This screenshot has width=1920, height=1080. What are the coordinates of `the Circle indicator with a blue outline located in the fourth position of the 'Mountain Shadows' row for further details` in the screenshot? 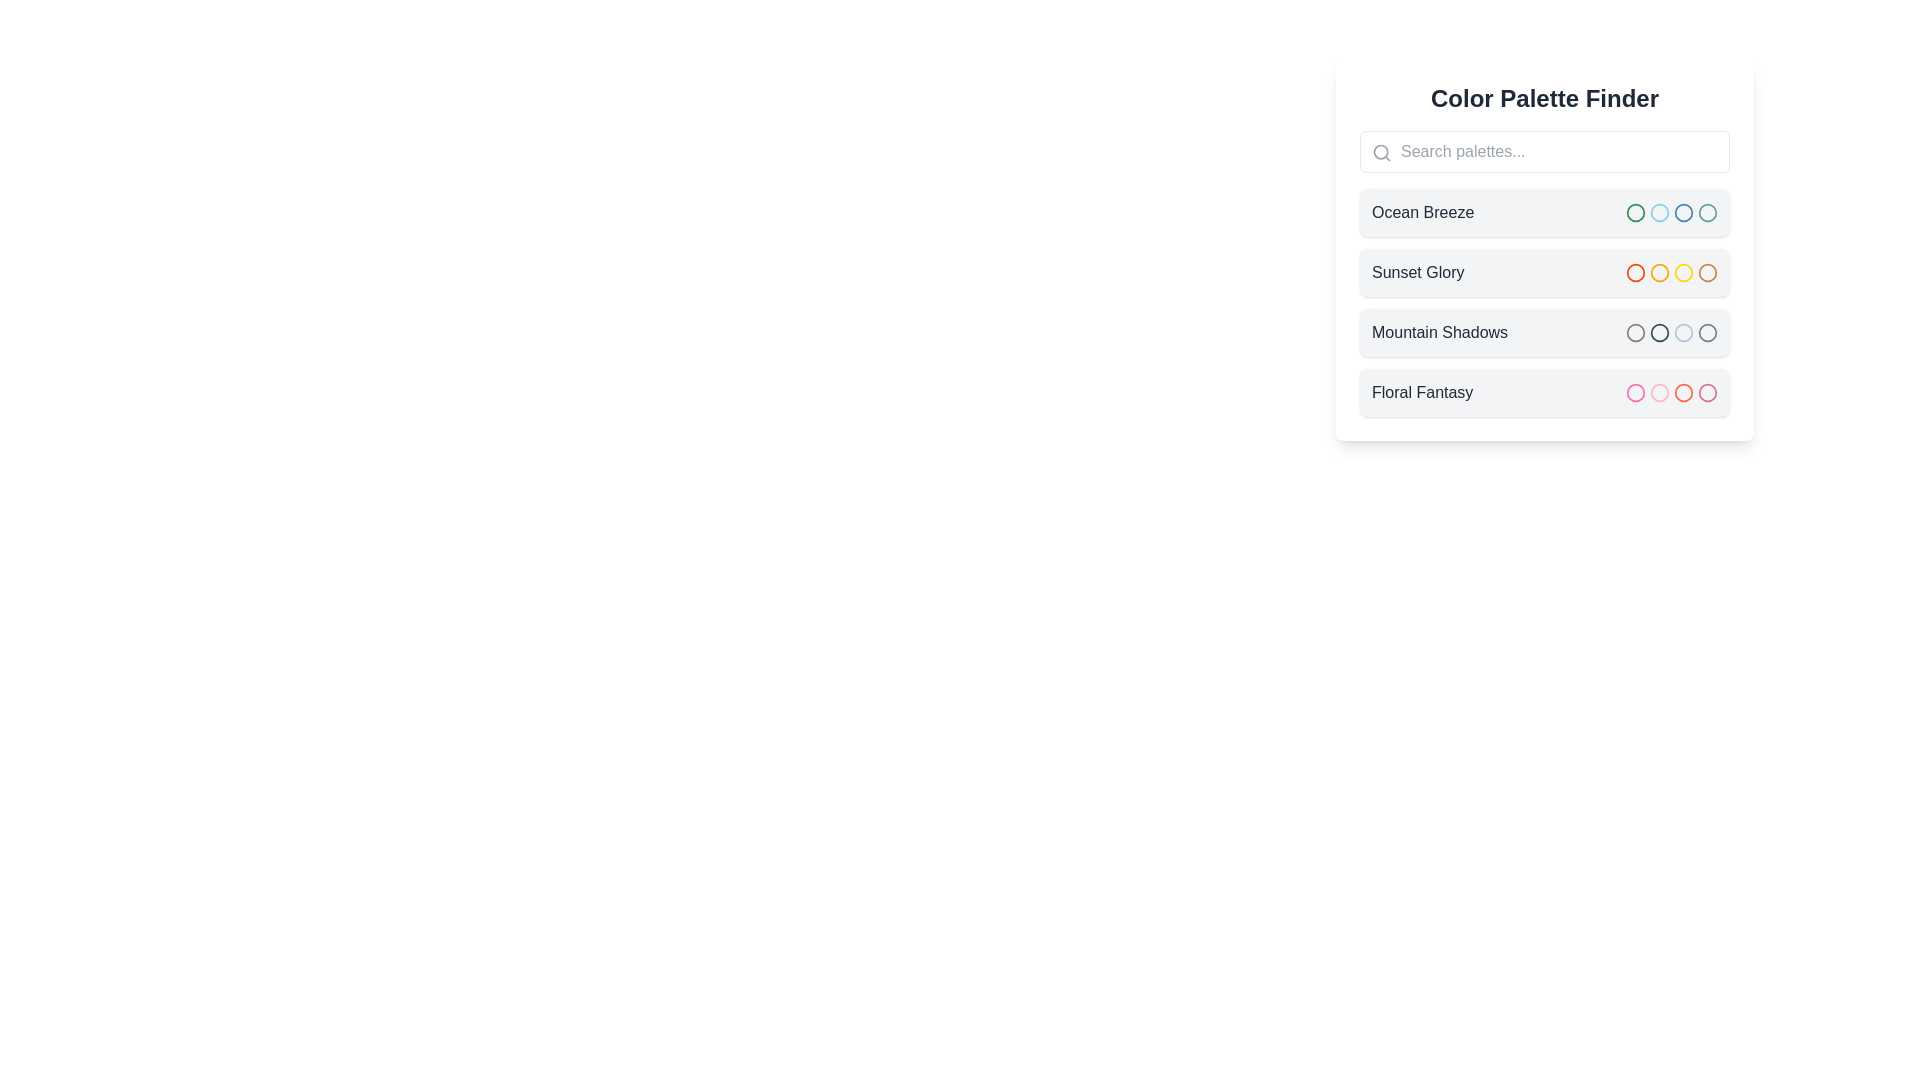 It's located at (1683, 331).